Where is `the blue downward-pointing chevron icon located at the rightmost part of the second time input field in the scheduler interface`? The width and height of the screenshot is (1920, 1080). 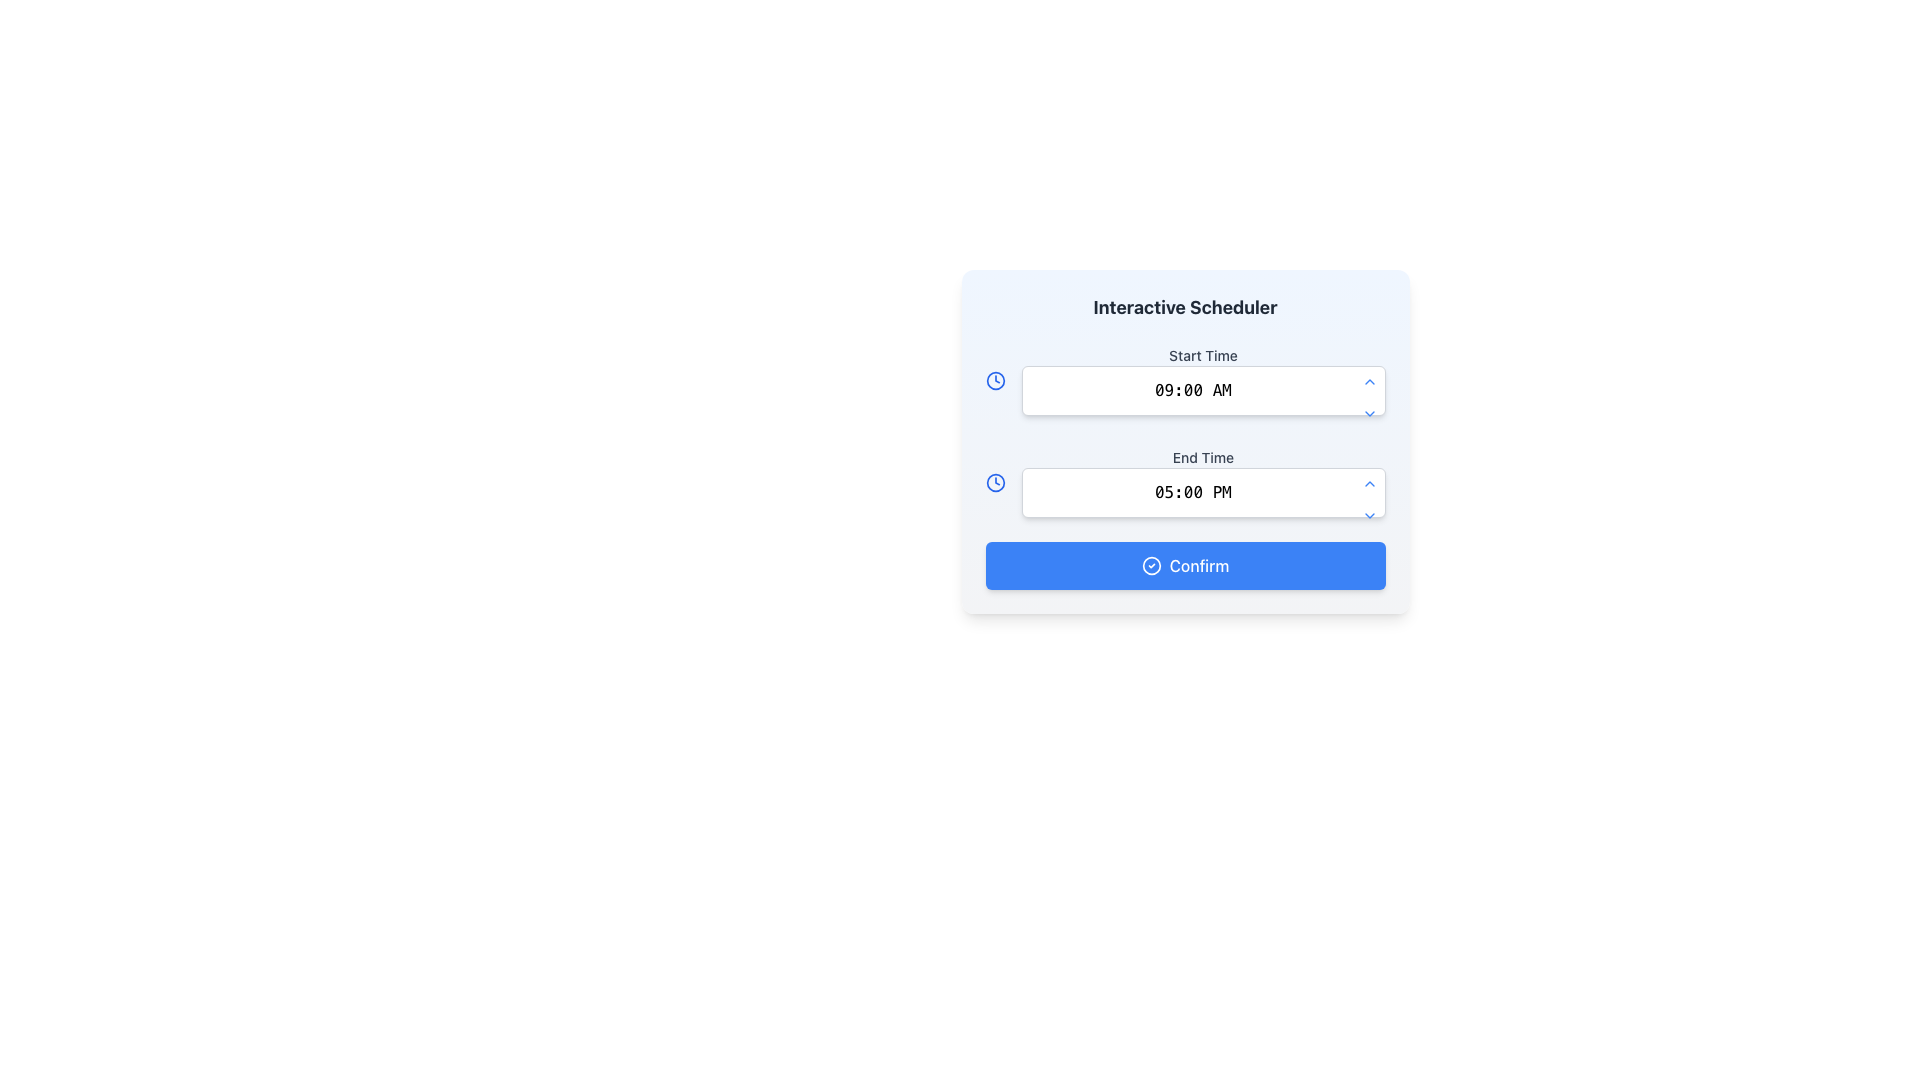 the blue downward-pointing chevron icon located at the rightmost part of the second time input field in the scheduler interface is located at coordinates (1368, 412).